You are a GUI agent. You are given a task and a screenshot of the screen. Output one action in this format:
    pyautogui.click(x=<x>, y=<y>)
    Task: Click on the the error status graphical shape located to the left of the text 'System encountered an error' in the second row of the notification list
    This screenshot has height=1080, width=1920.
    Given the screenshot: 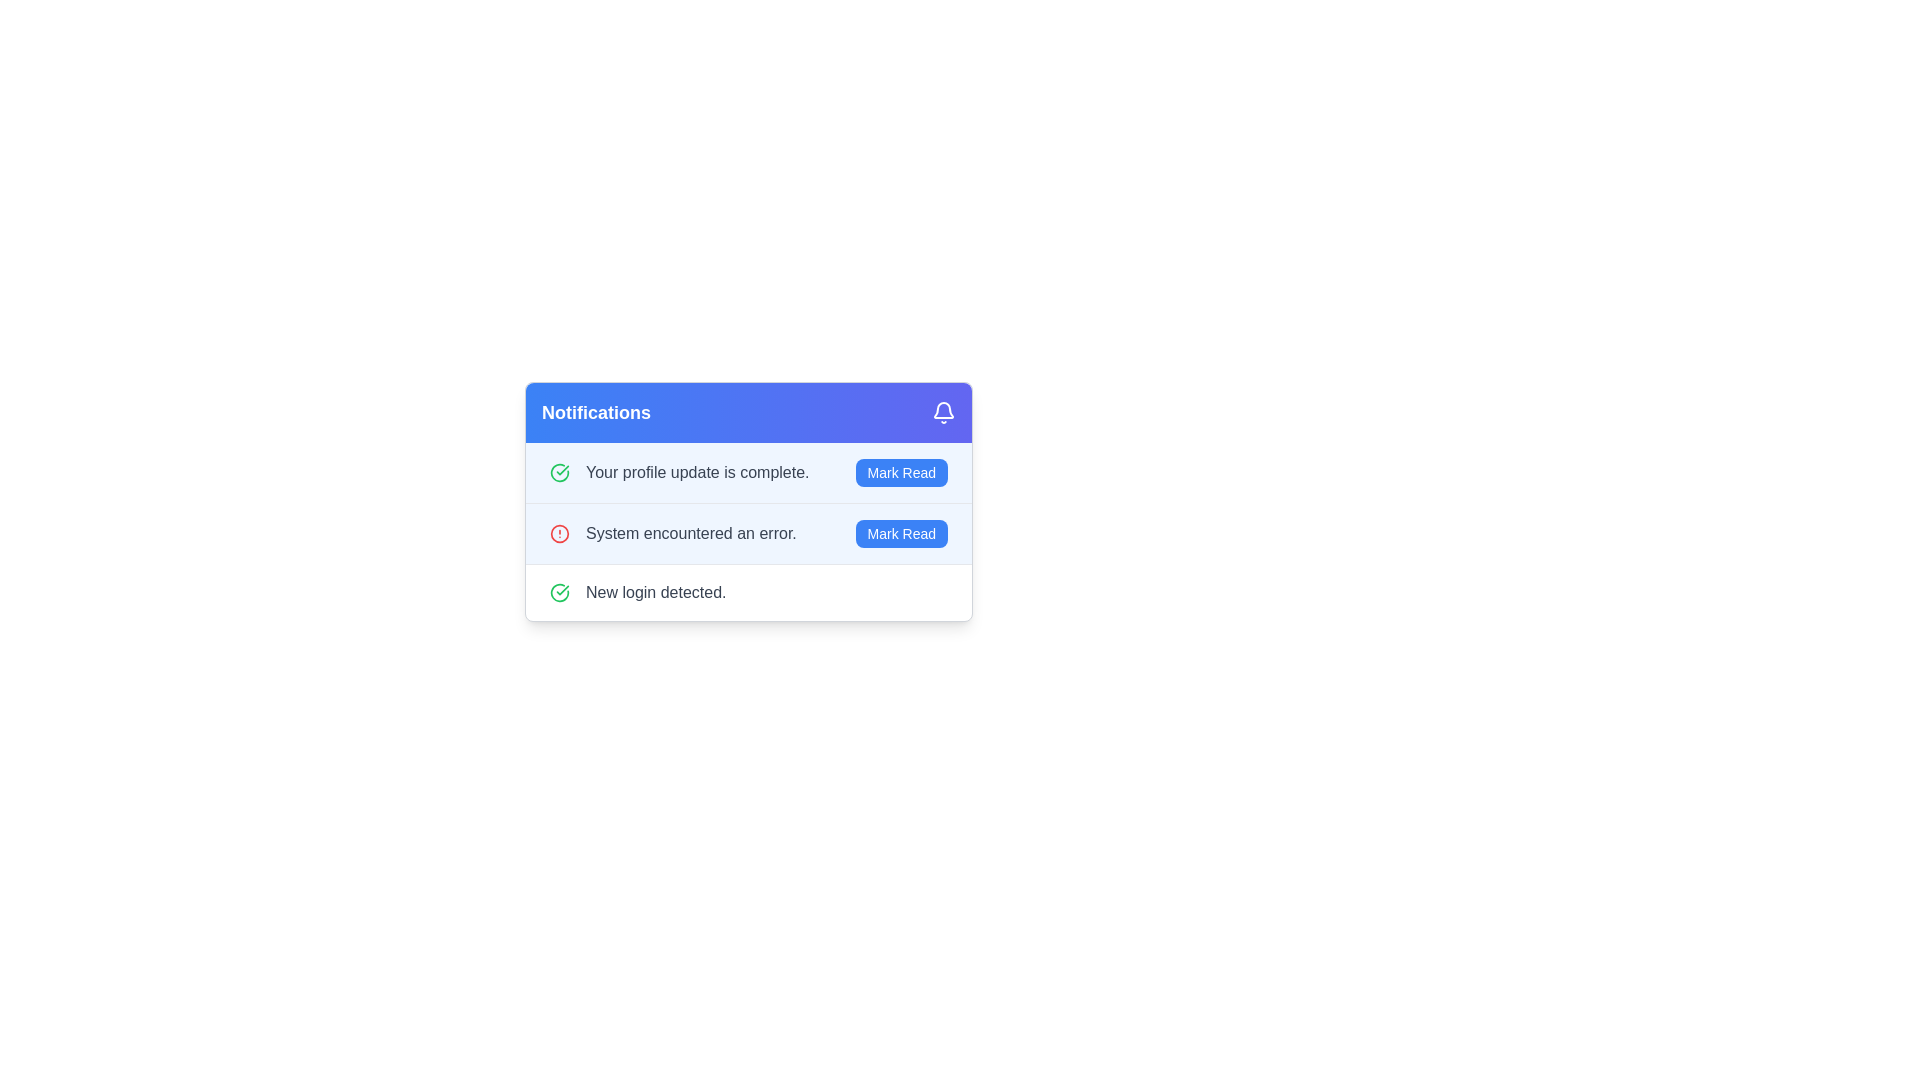 What is the action you would take?
    pyautogui.click(x=560, y=532)
    